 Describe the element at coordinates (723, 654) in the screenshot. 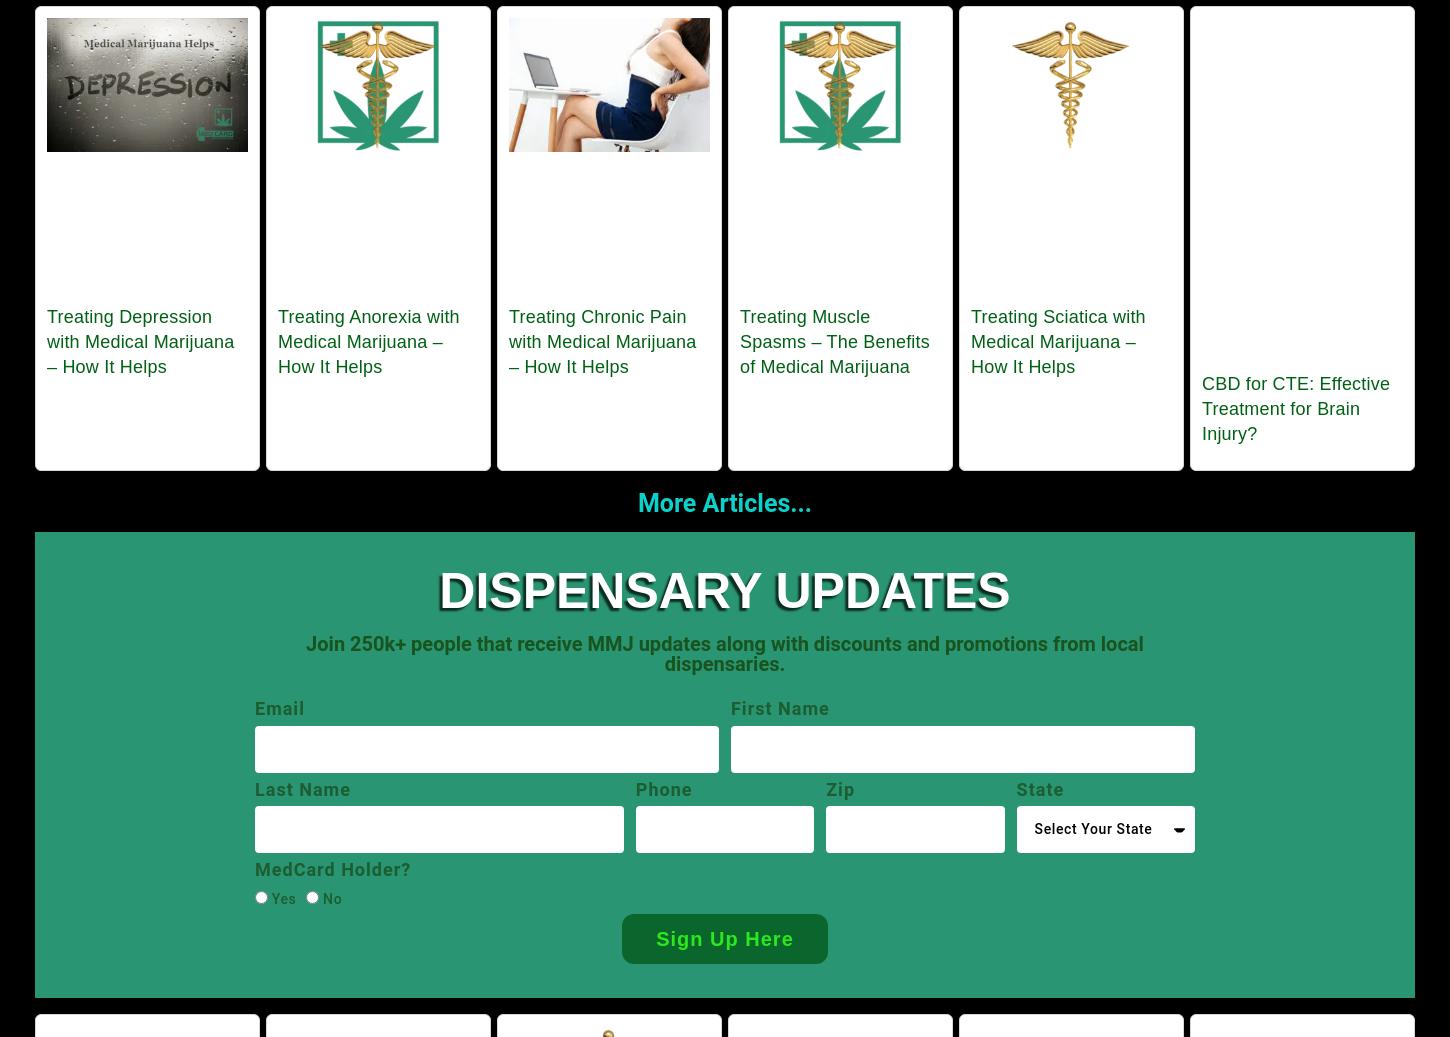

I see `'Join 250k+ people that receive MMJ updates along with discounts and promotions from local dispensaries.'` at that location.